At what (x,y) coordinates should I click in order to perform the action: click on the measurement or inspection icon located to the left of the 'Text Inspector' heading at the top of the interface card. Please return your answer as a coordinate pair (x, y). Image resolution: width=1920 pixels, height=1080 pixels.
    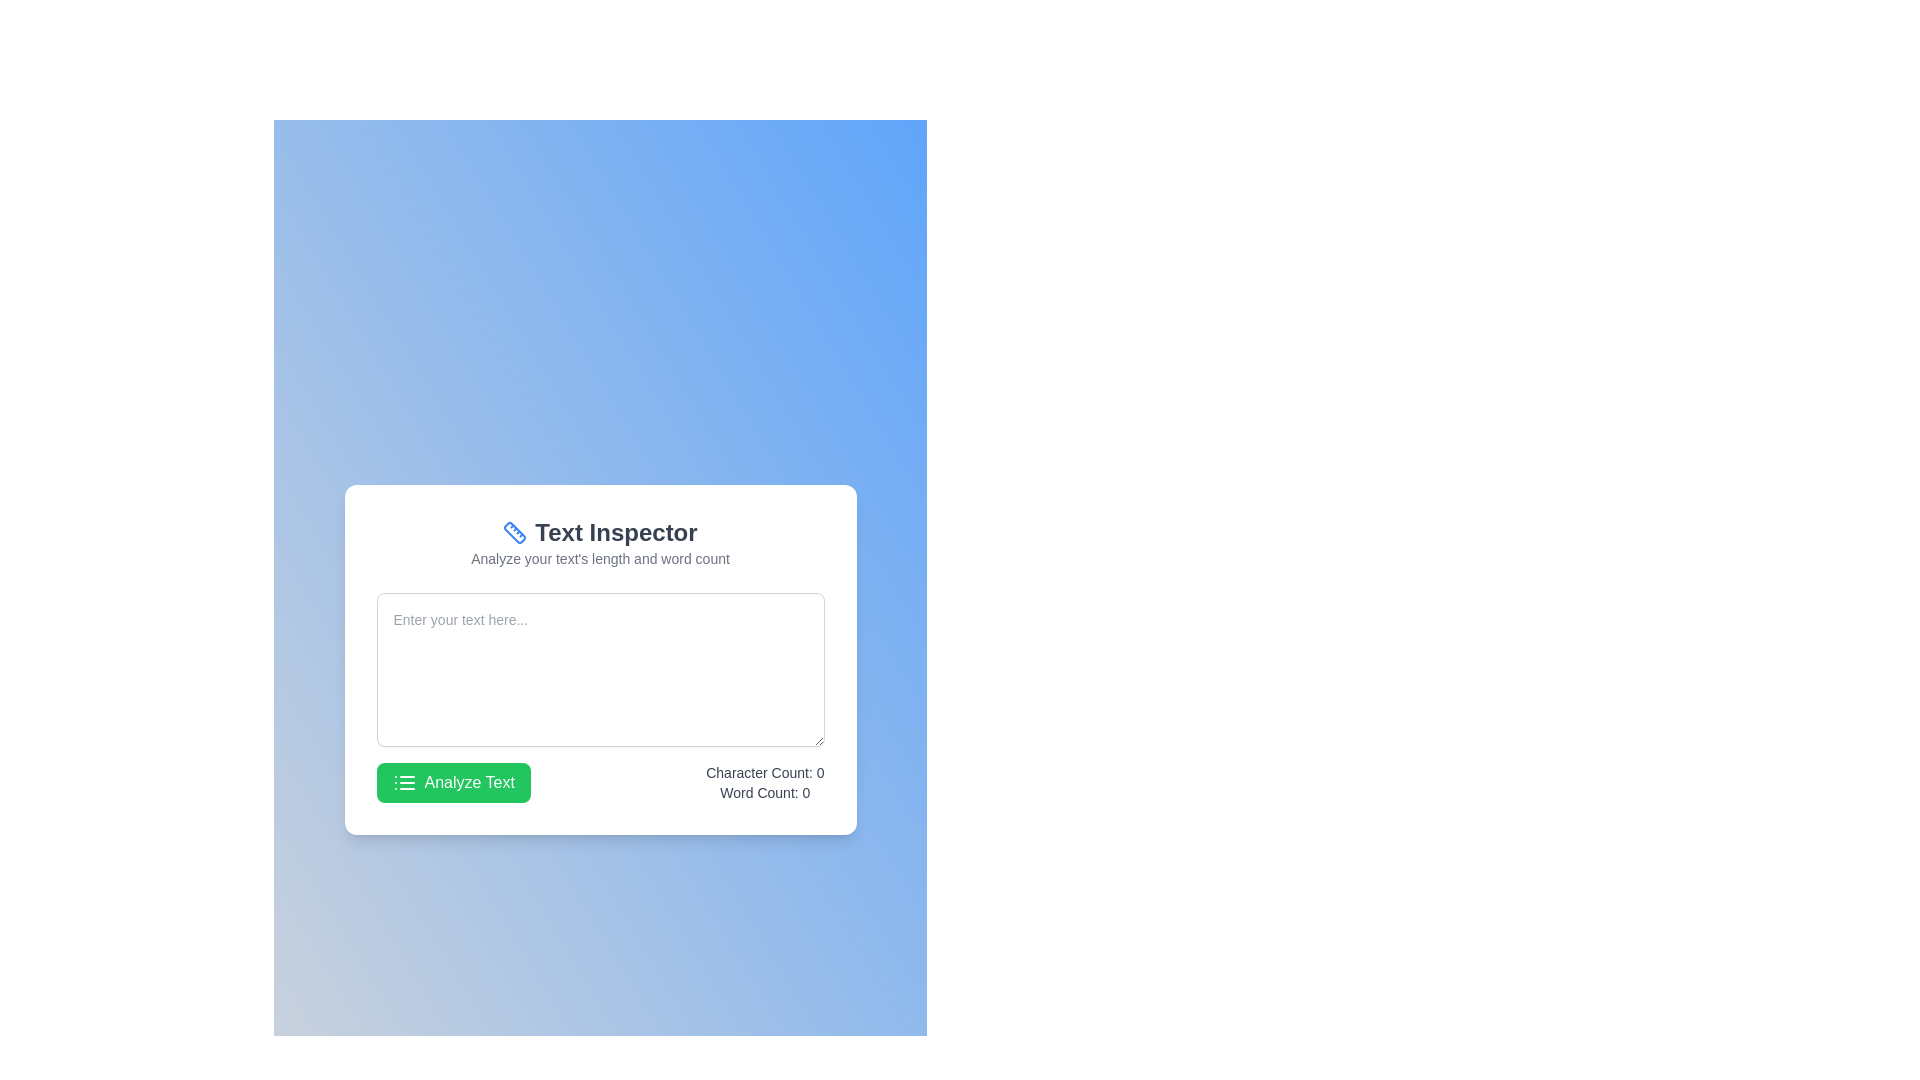
    Looking at the image, I should click on (515, 531).